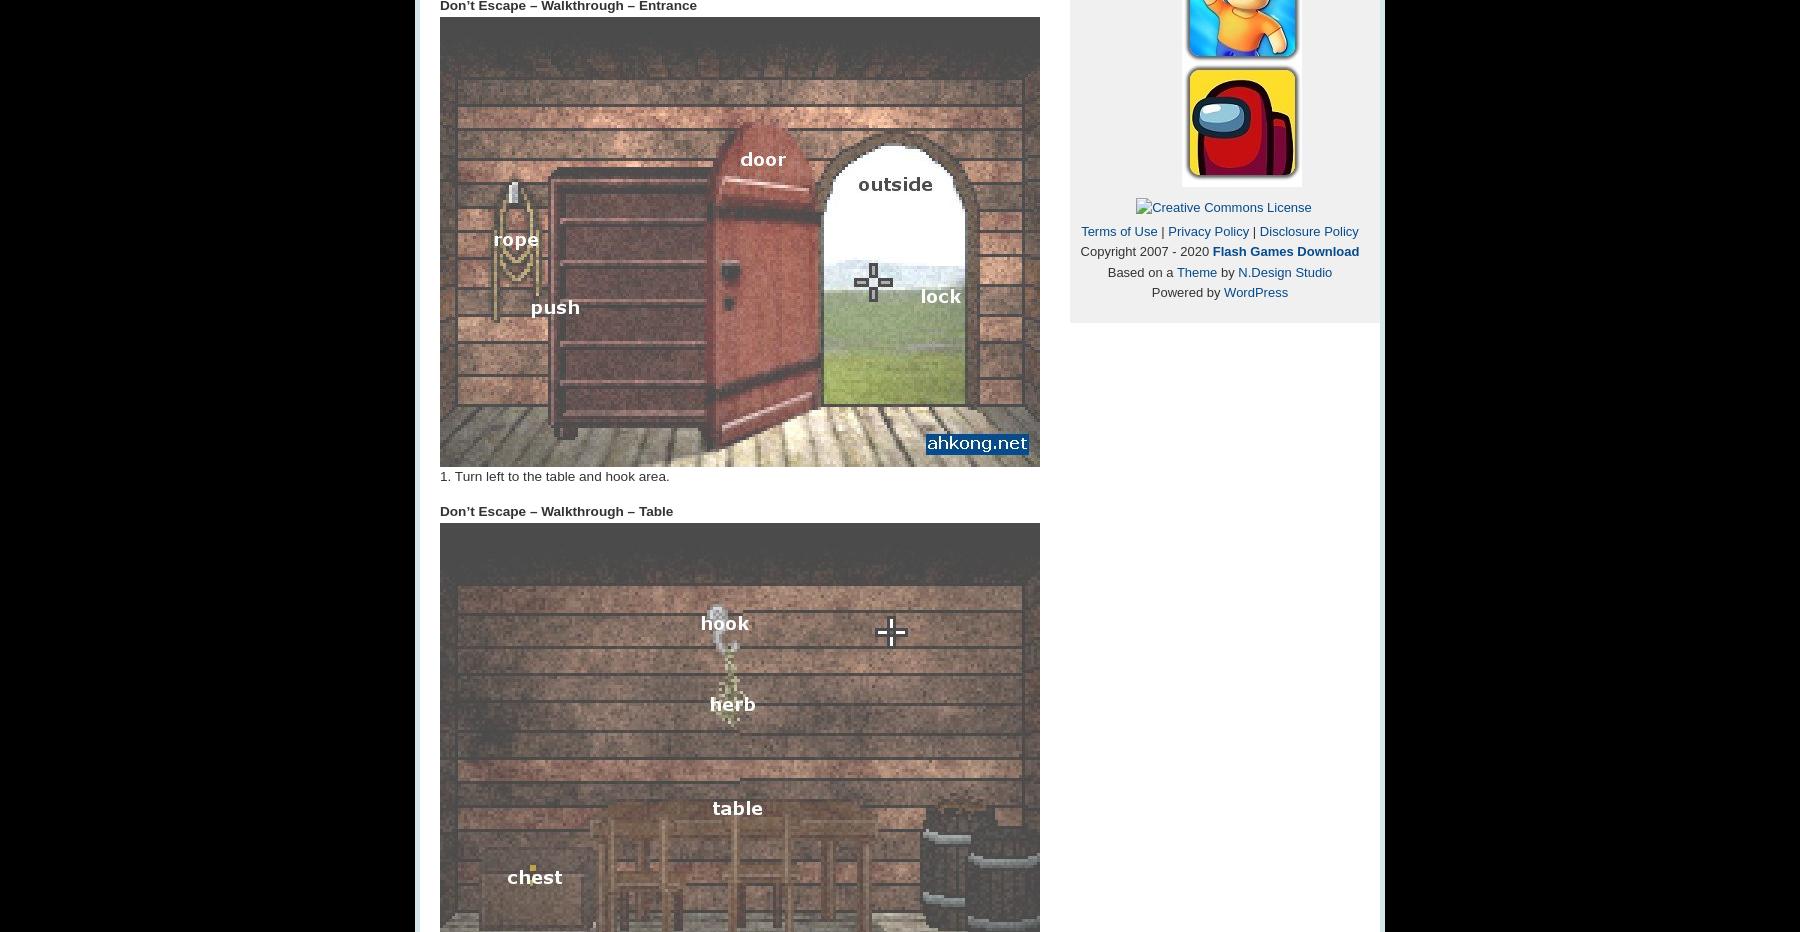  What do you see at coordinates (1285, 270) in the screenshot?
I see `'N.Design Studio'` at bounding box center [1285, 270].